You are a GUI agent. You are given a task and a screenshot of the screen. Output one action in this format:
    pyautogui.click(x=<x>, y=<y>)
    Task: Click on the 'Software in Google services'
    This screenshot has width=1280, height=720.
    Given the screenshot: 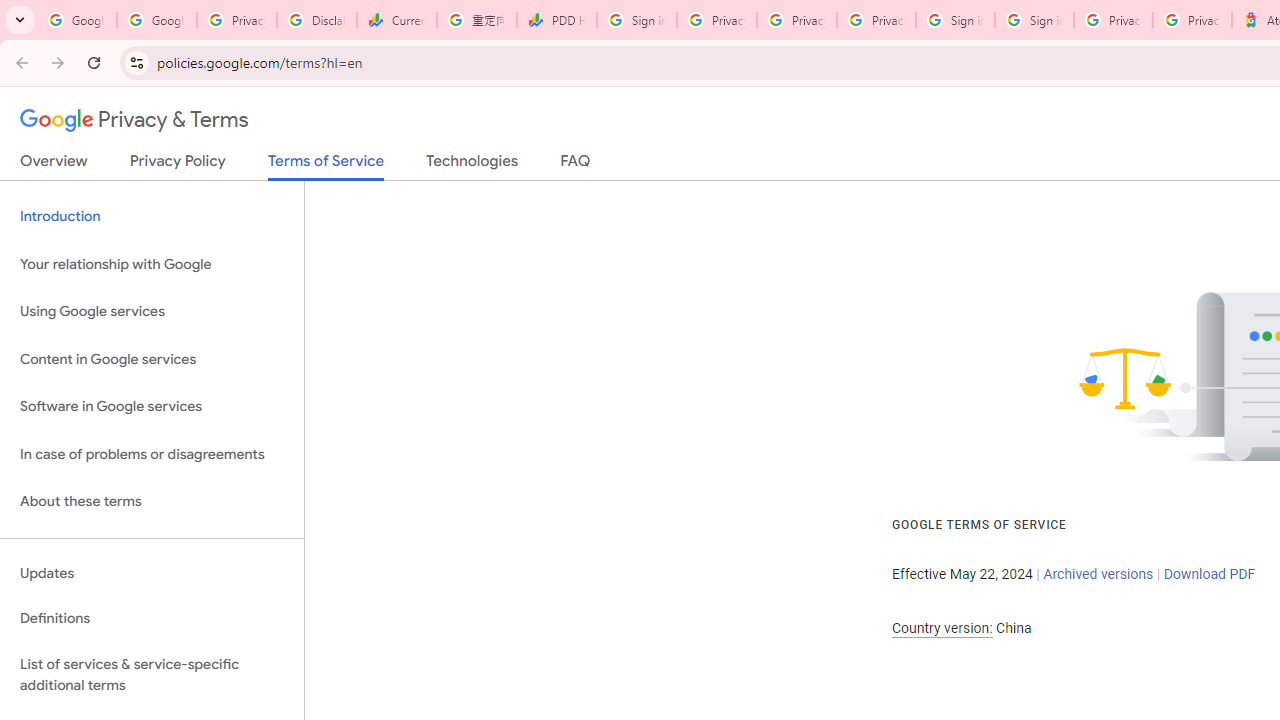 What is the action you would take?
    pyautogui.click(x=151, y=406)
    